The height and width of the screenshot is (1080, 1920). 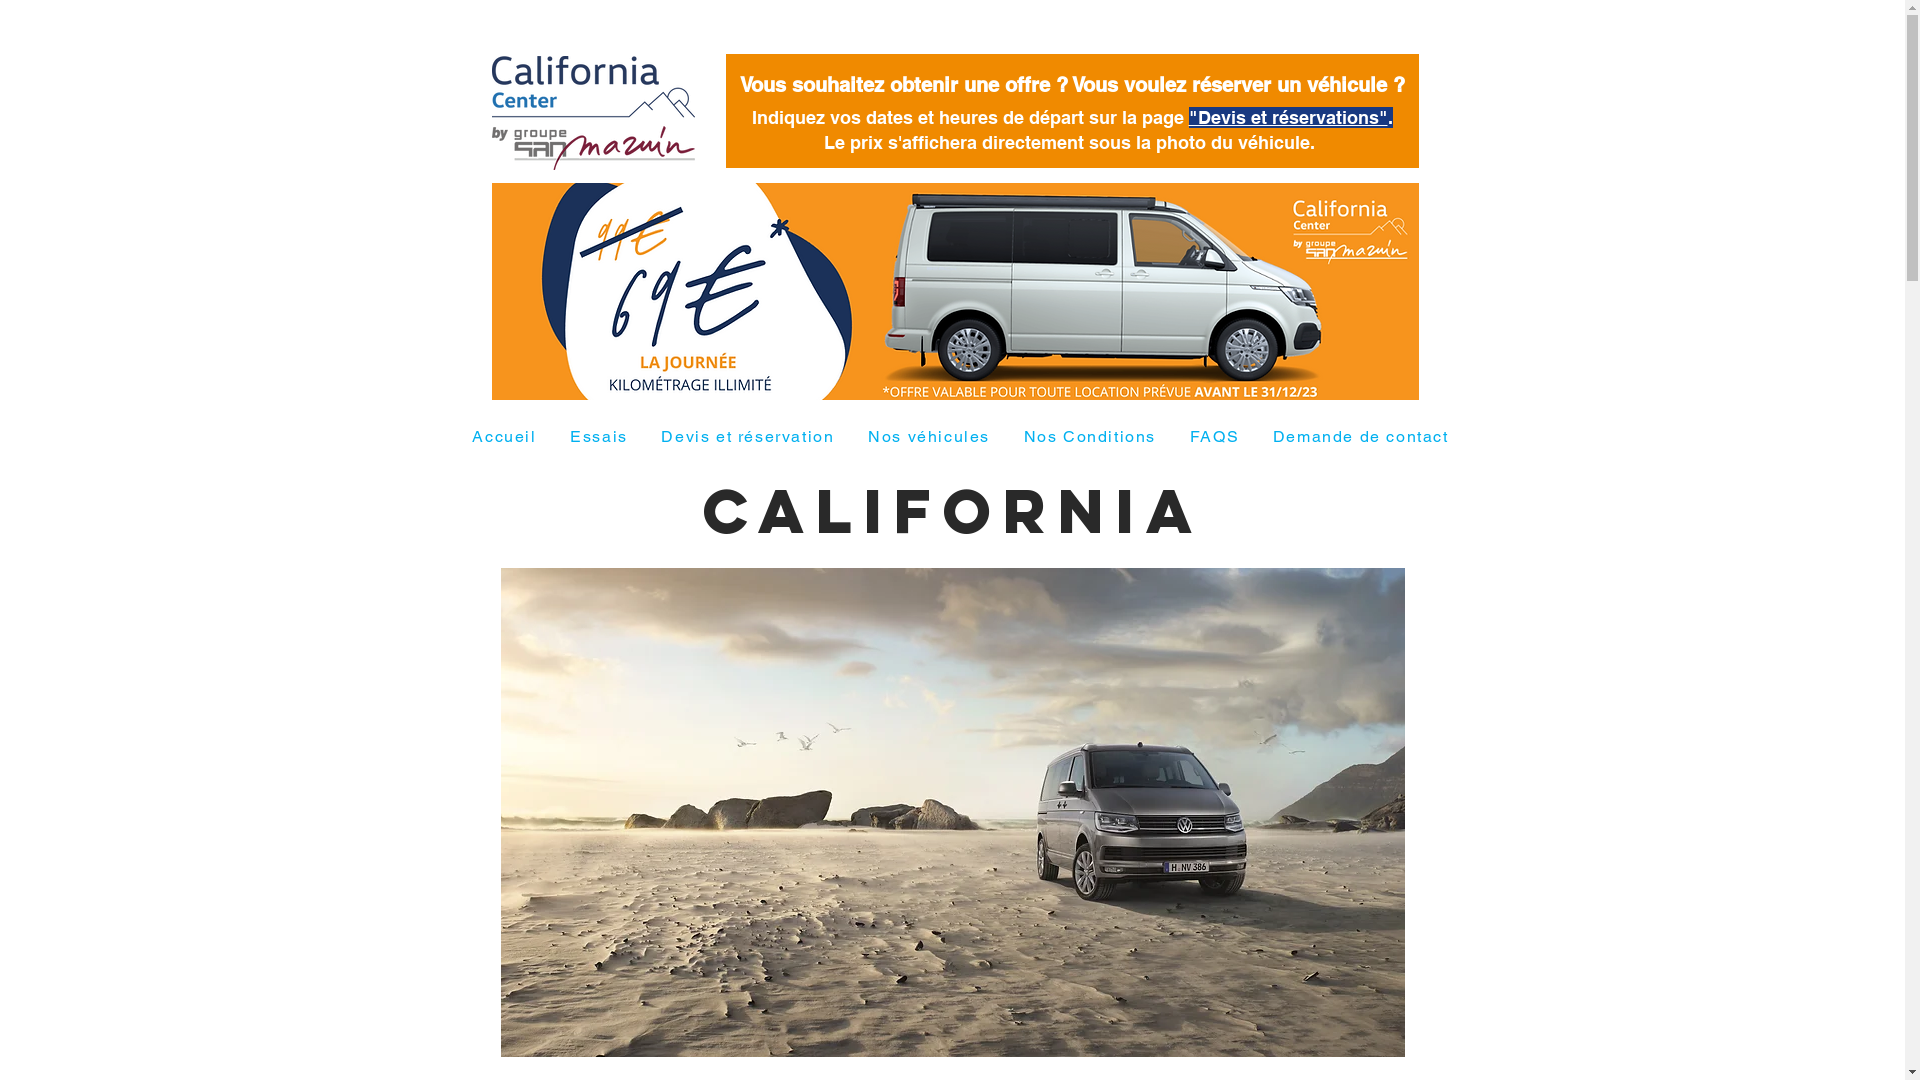 I want to click on 'Accueil', so click(x=504, y=436).